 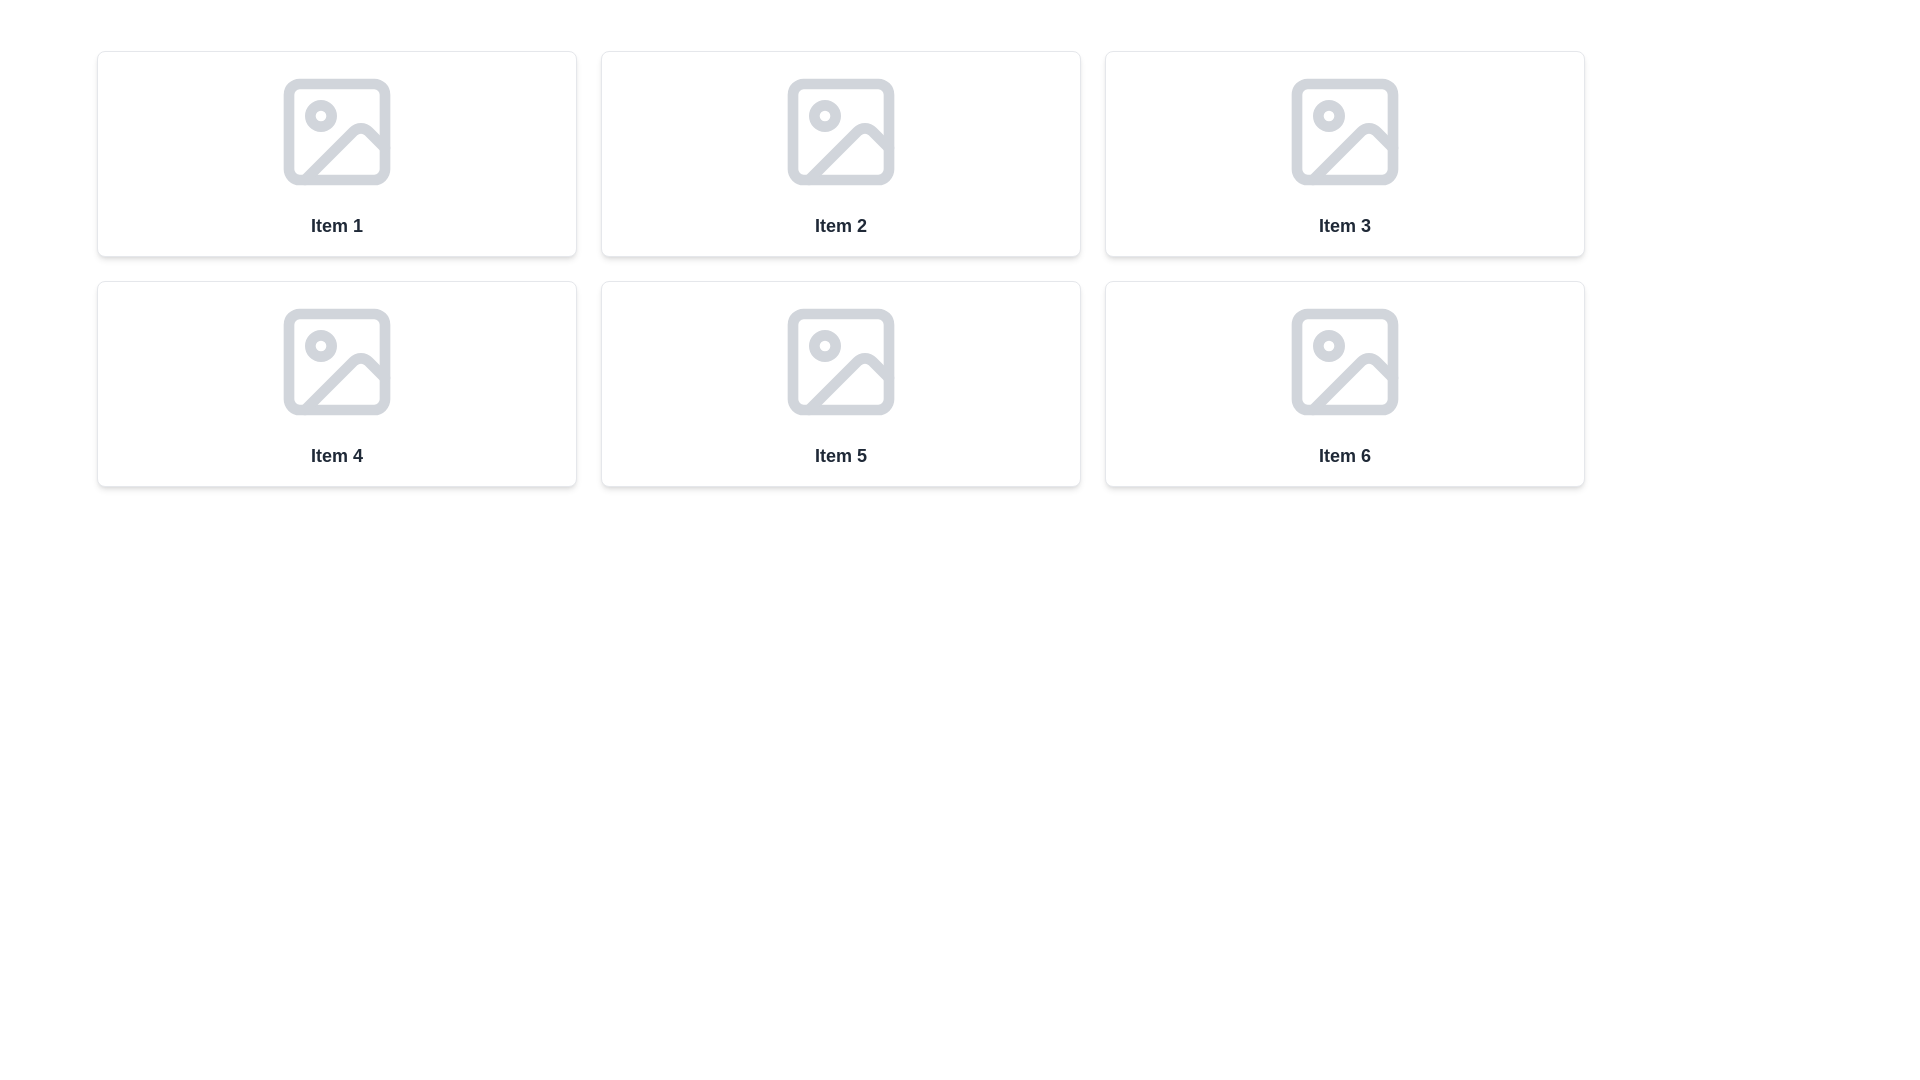 I want to click on the circular graphic detail located in the fourth image card labeled 'Item 4' in the second row, first column of the grid layout, so click(x=321, y=345).